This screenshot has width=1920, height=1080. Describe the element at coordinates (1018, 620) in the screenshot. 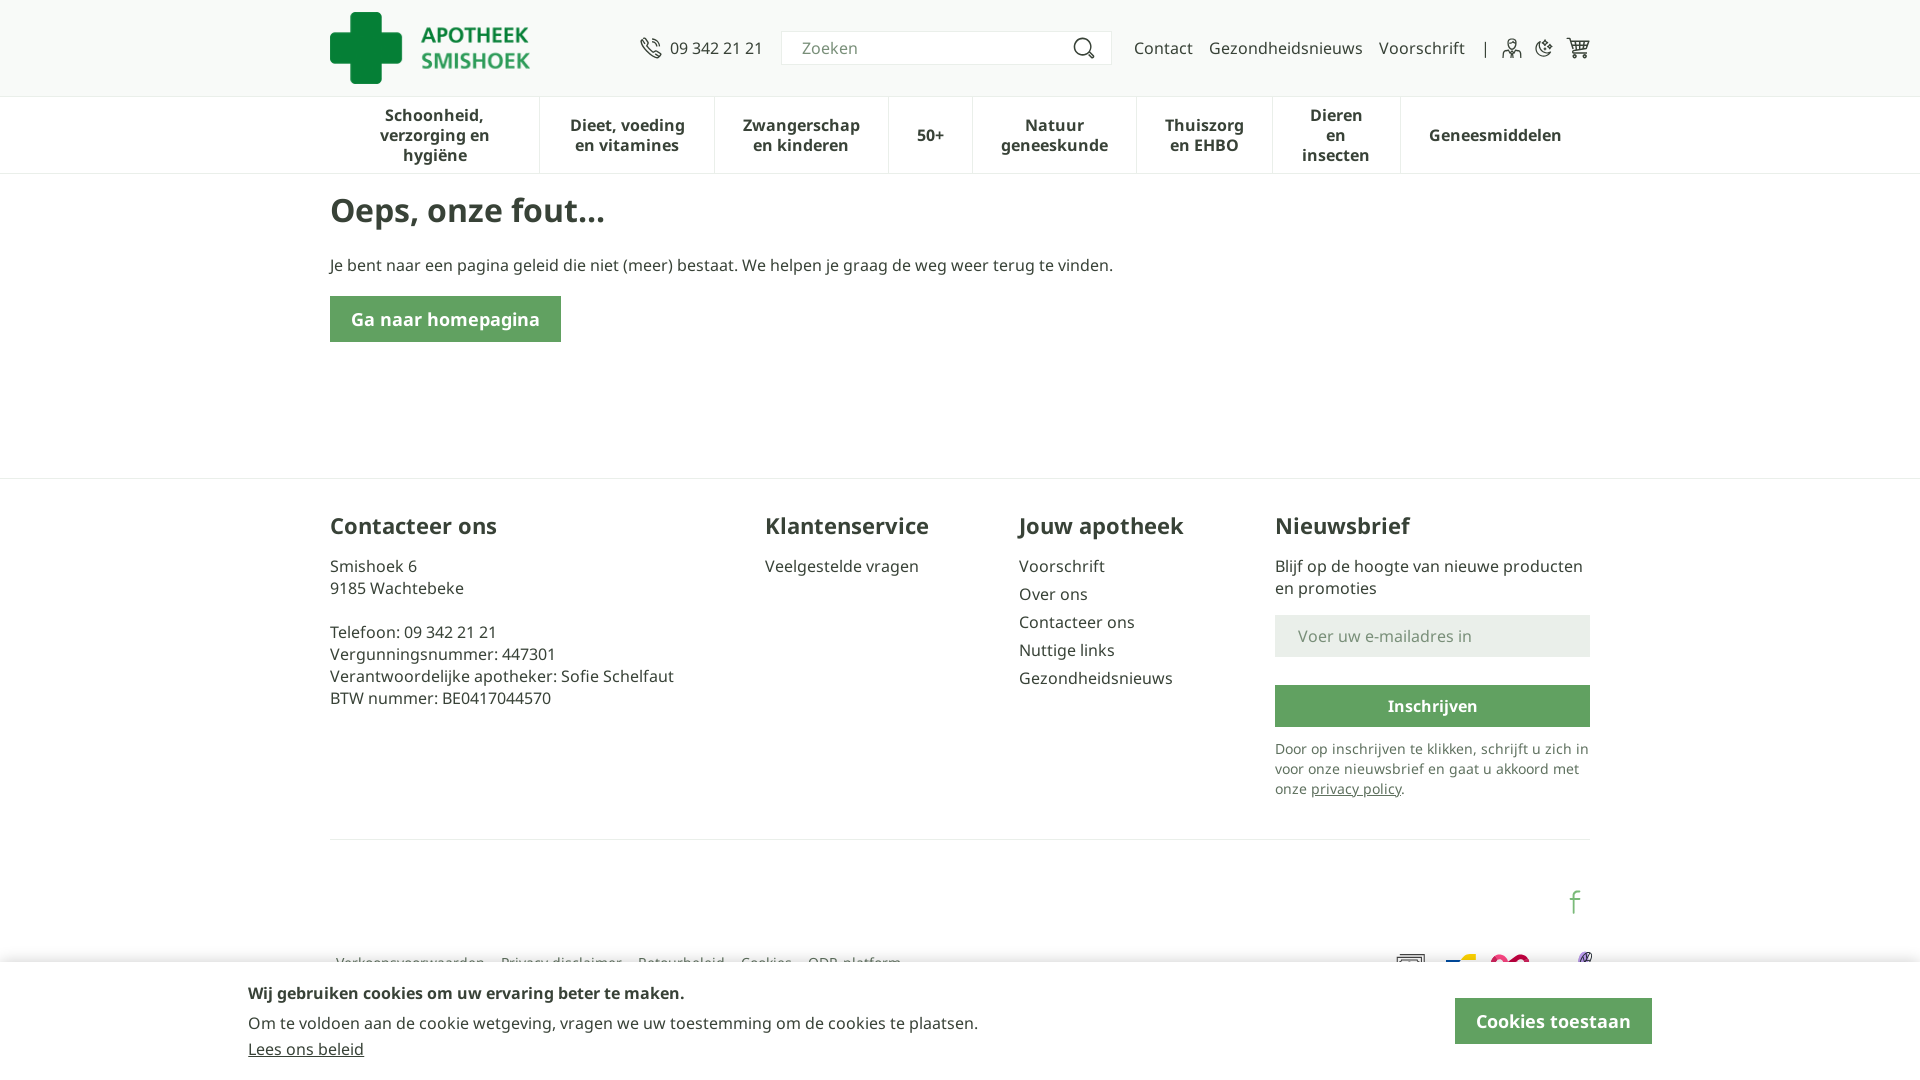

I see `'Contacteer ons'` at that location.